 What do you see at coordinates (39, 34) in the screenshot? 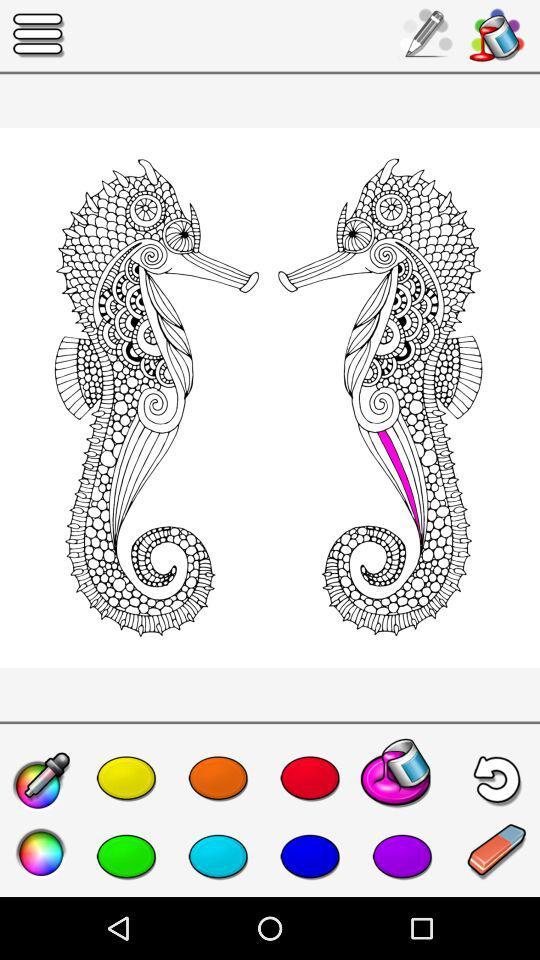
I see `the icon at the top left corner` at bounding box center [39, 34].